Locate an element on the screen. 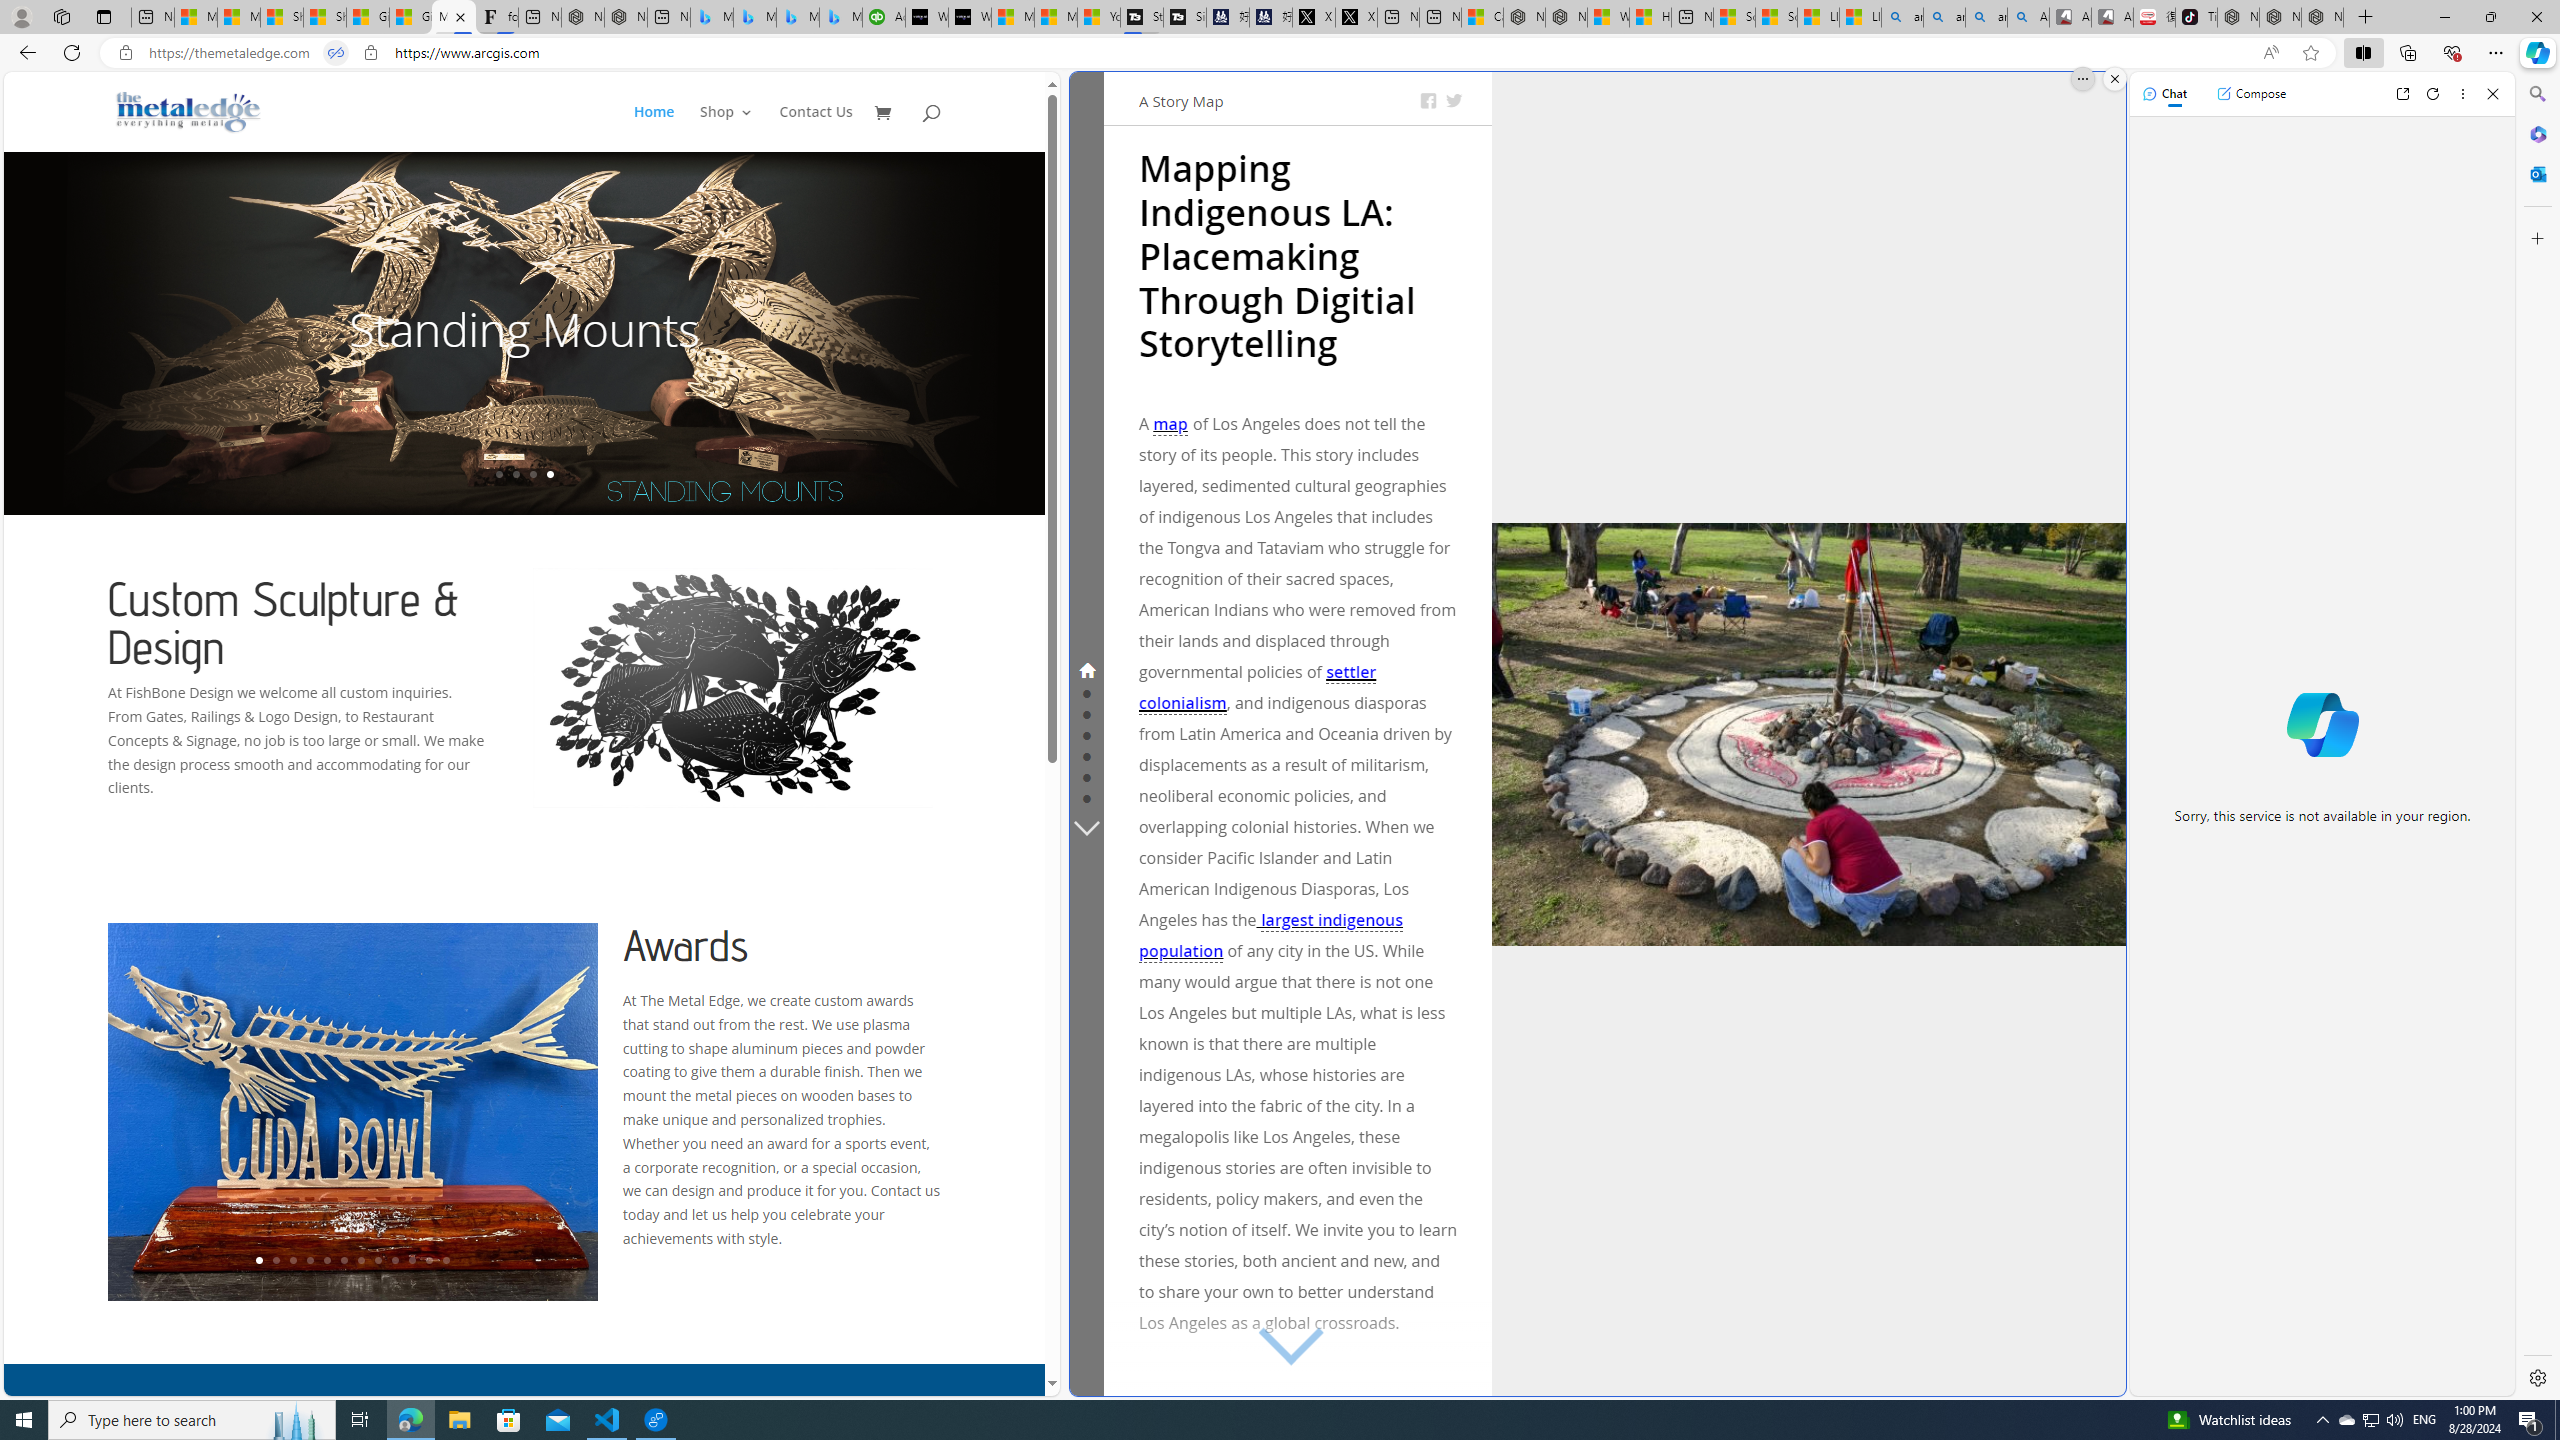 The height and width of the screenshot is (1440, 2560). 'Share on Twitter' is located at coordinates (1454, 100).